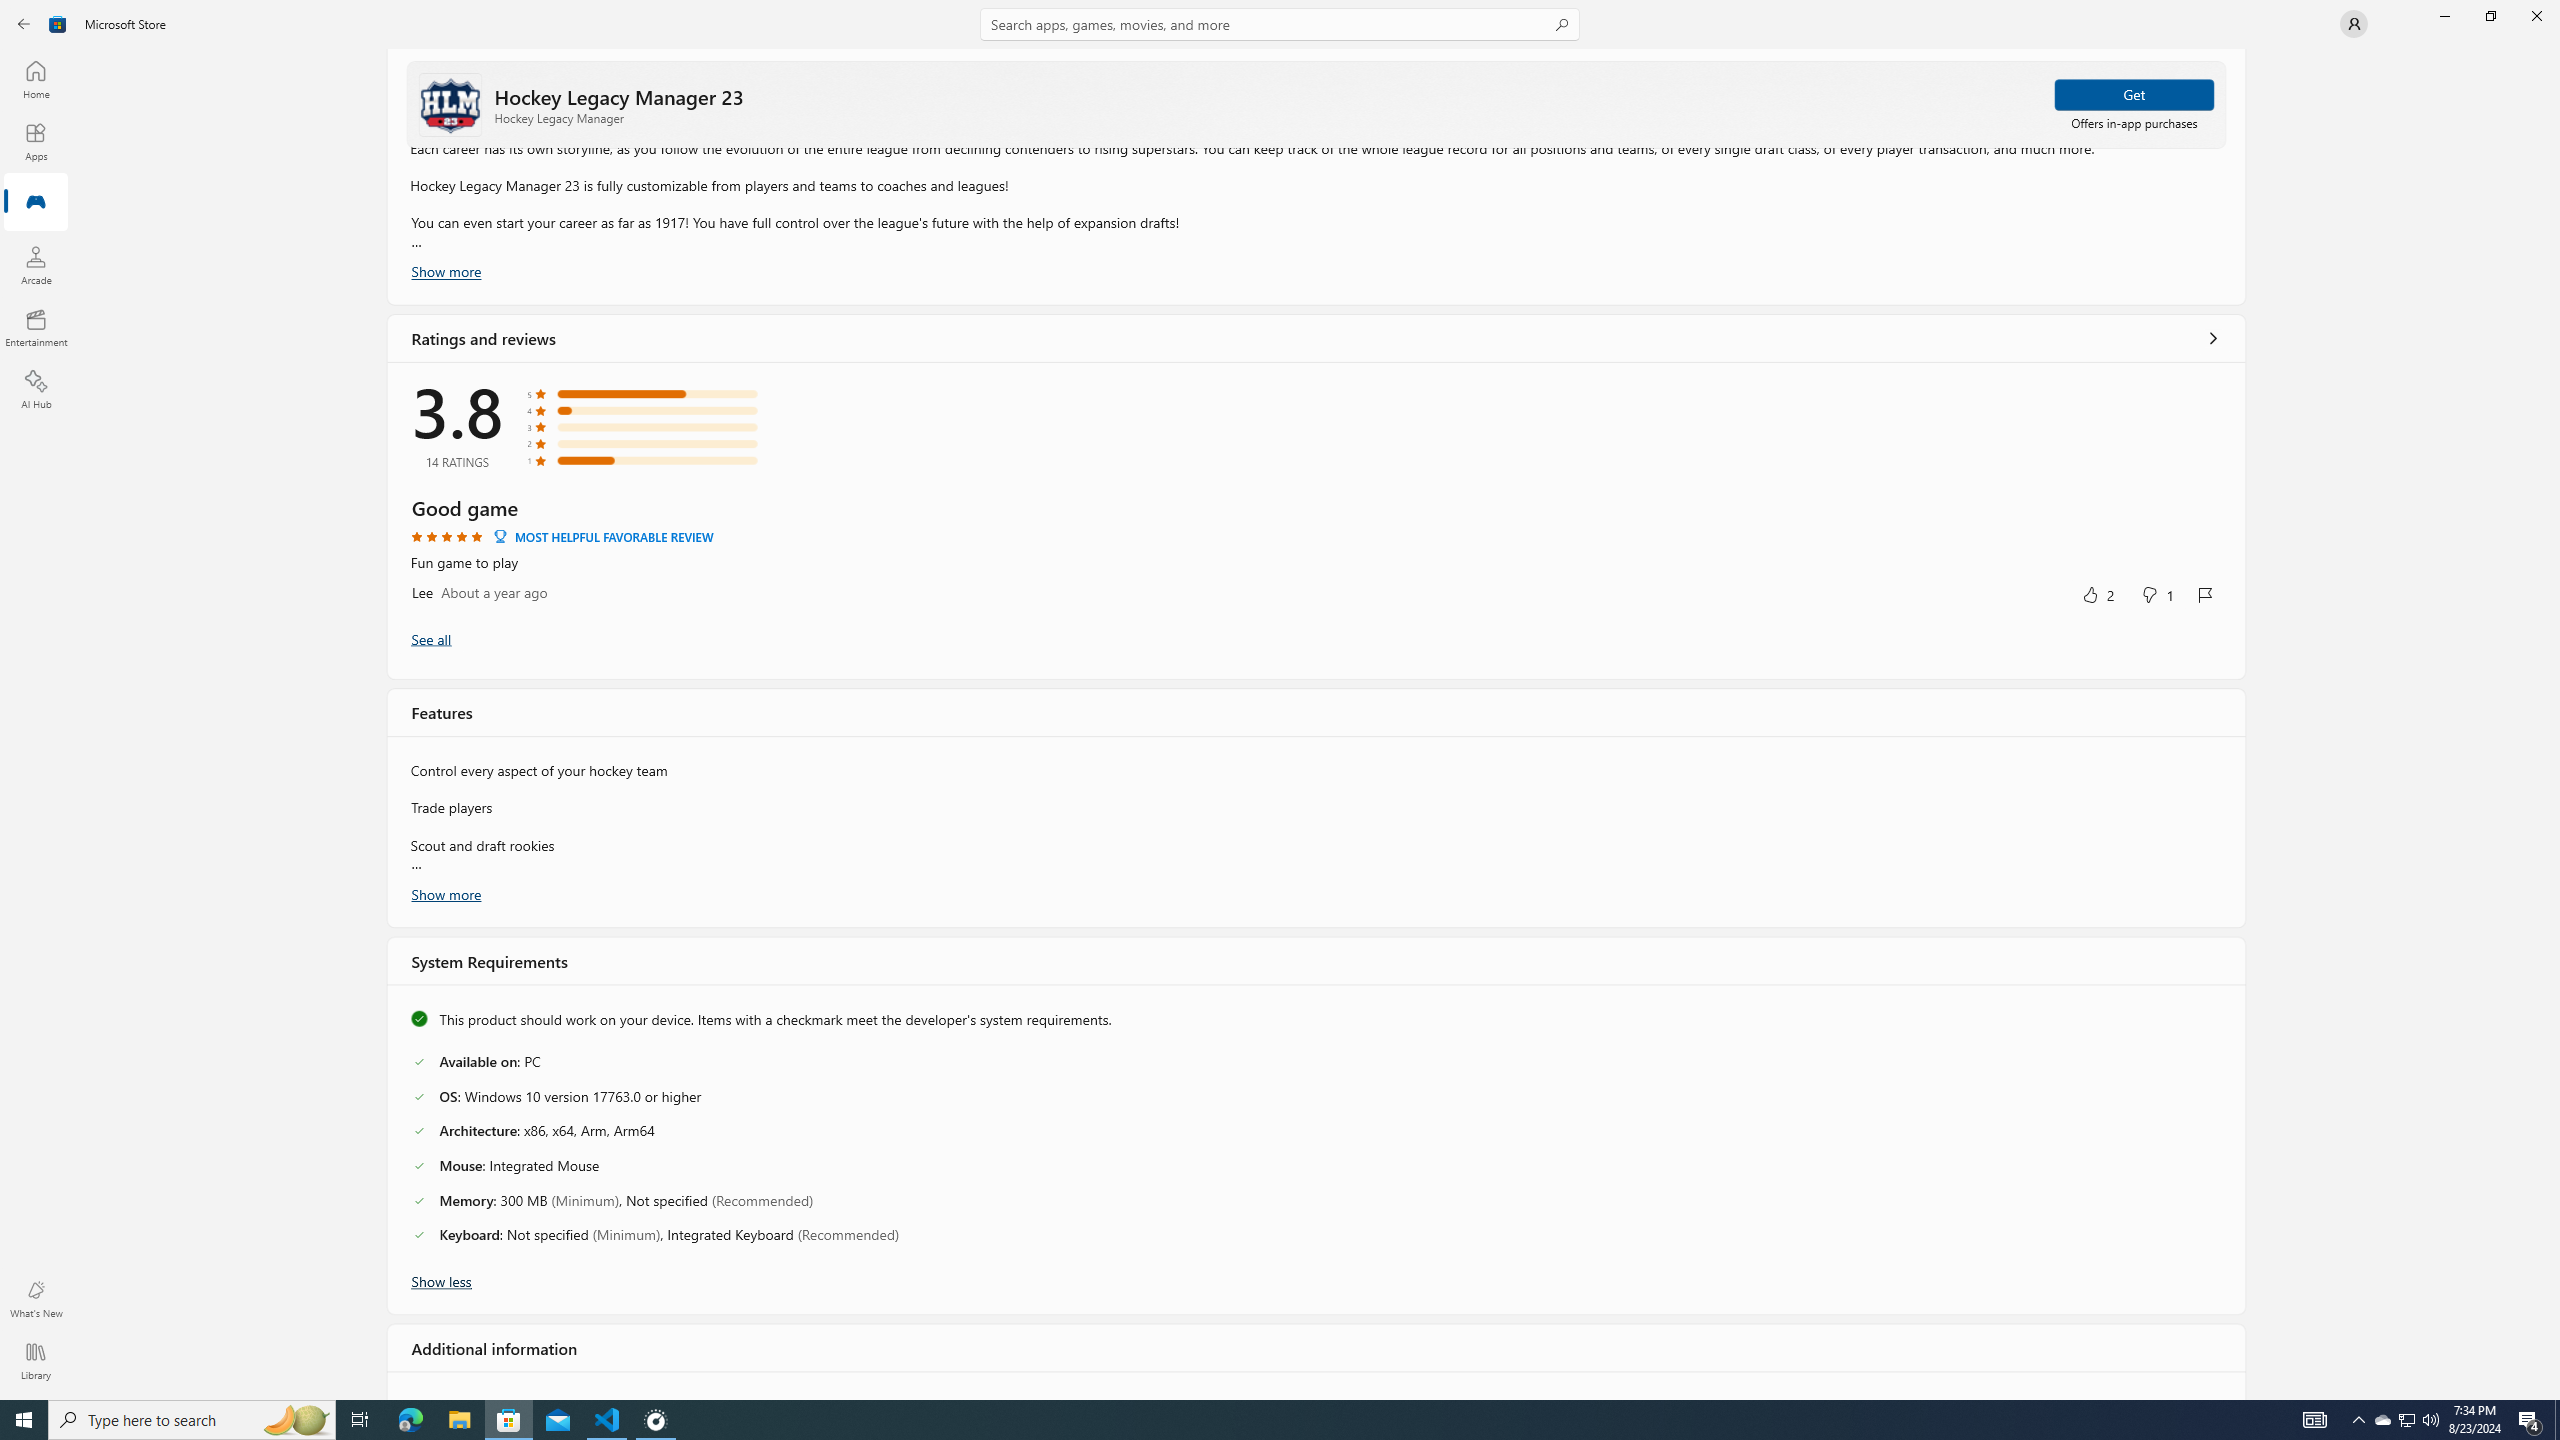 Image resolution: width=2560 pixels, height=1440 pixels. I want to click on 'Library', so click(34, 1360).